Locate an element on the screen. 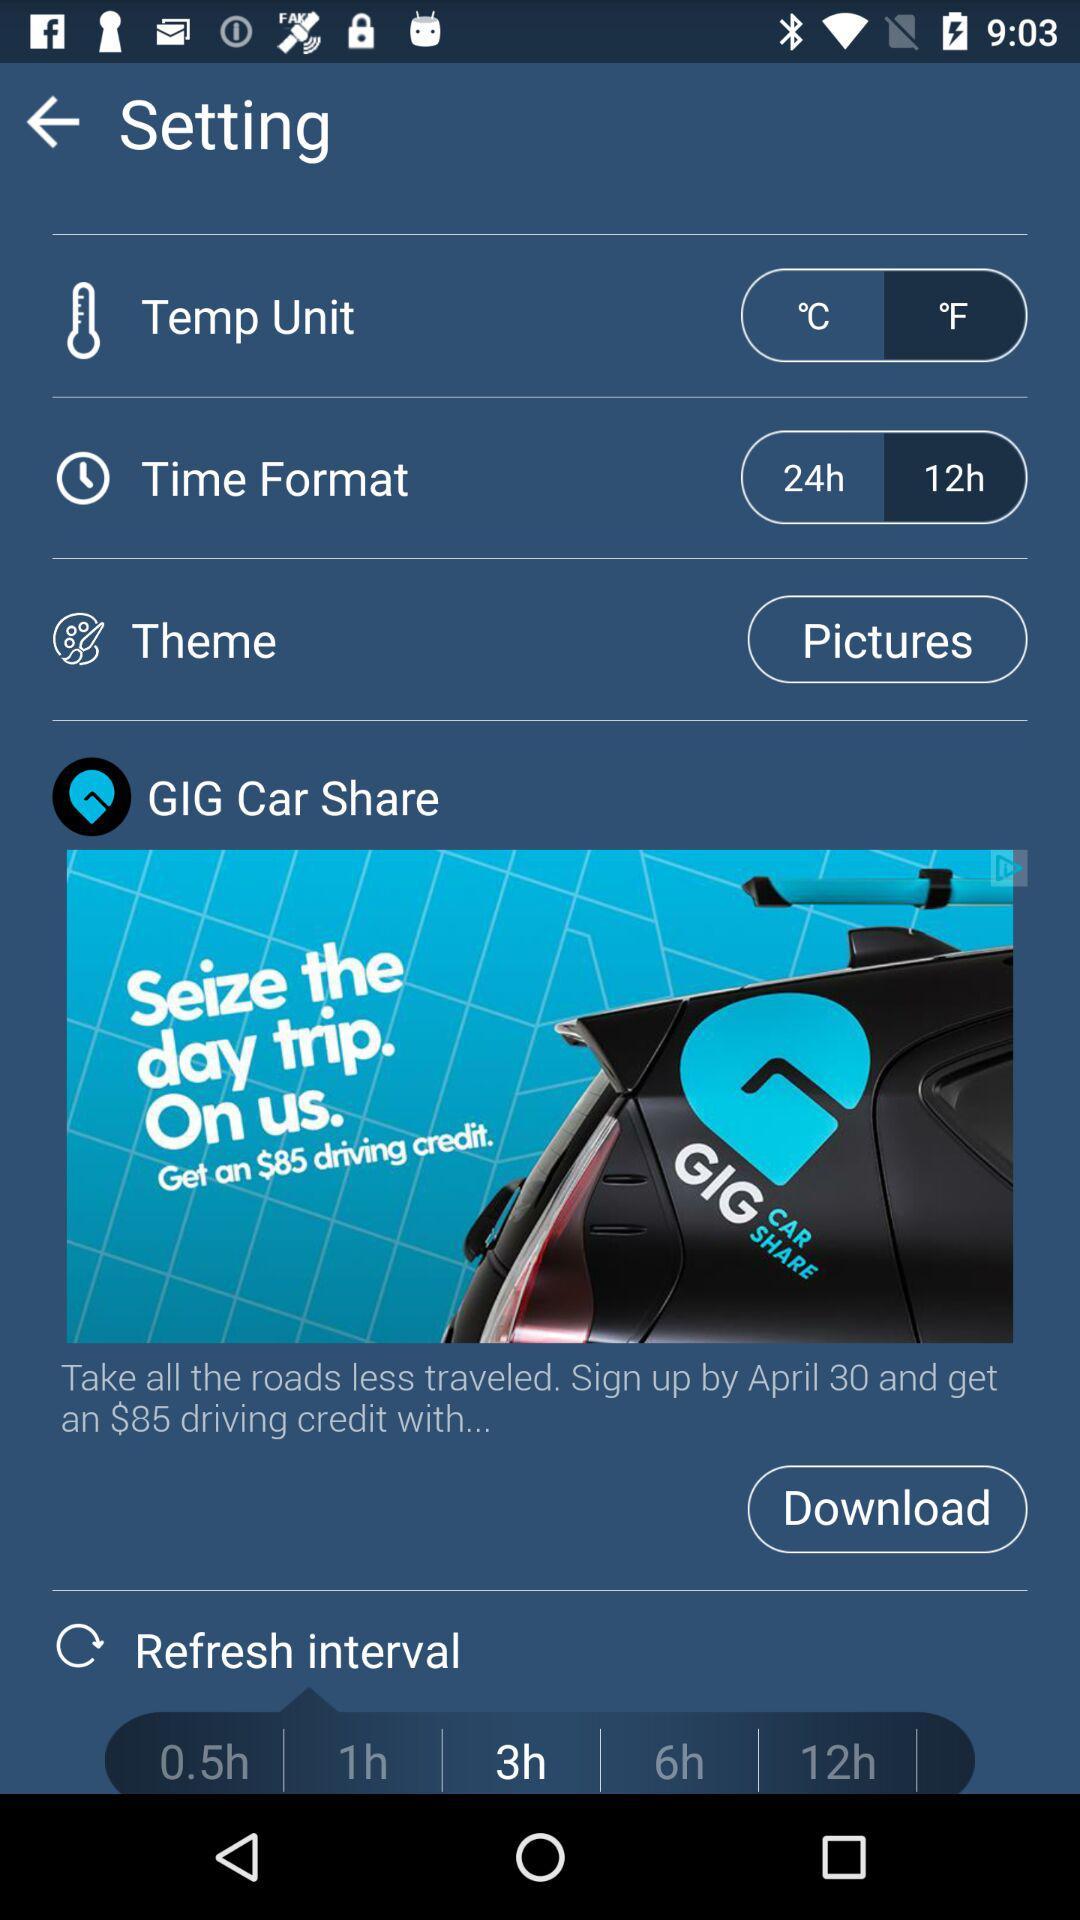 This screenshot has width=1080, height=1920. the location icon is located at coordinates (91, 852).